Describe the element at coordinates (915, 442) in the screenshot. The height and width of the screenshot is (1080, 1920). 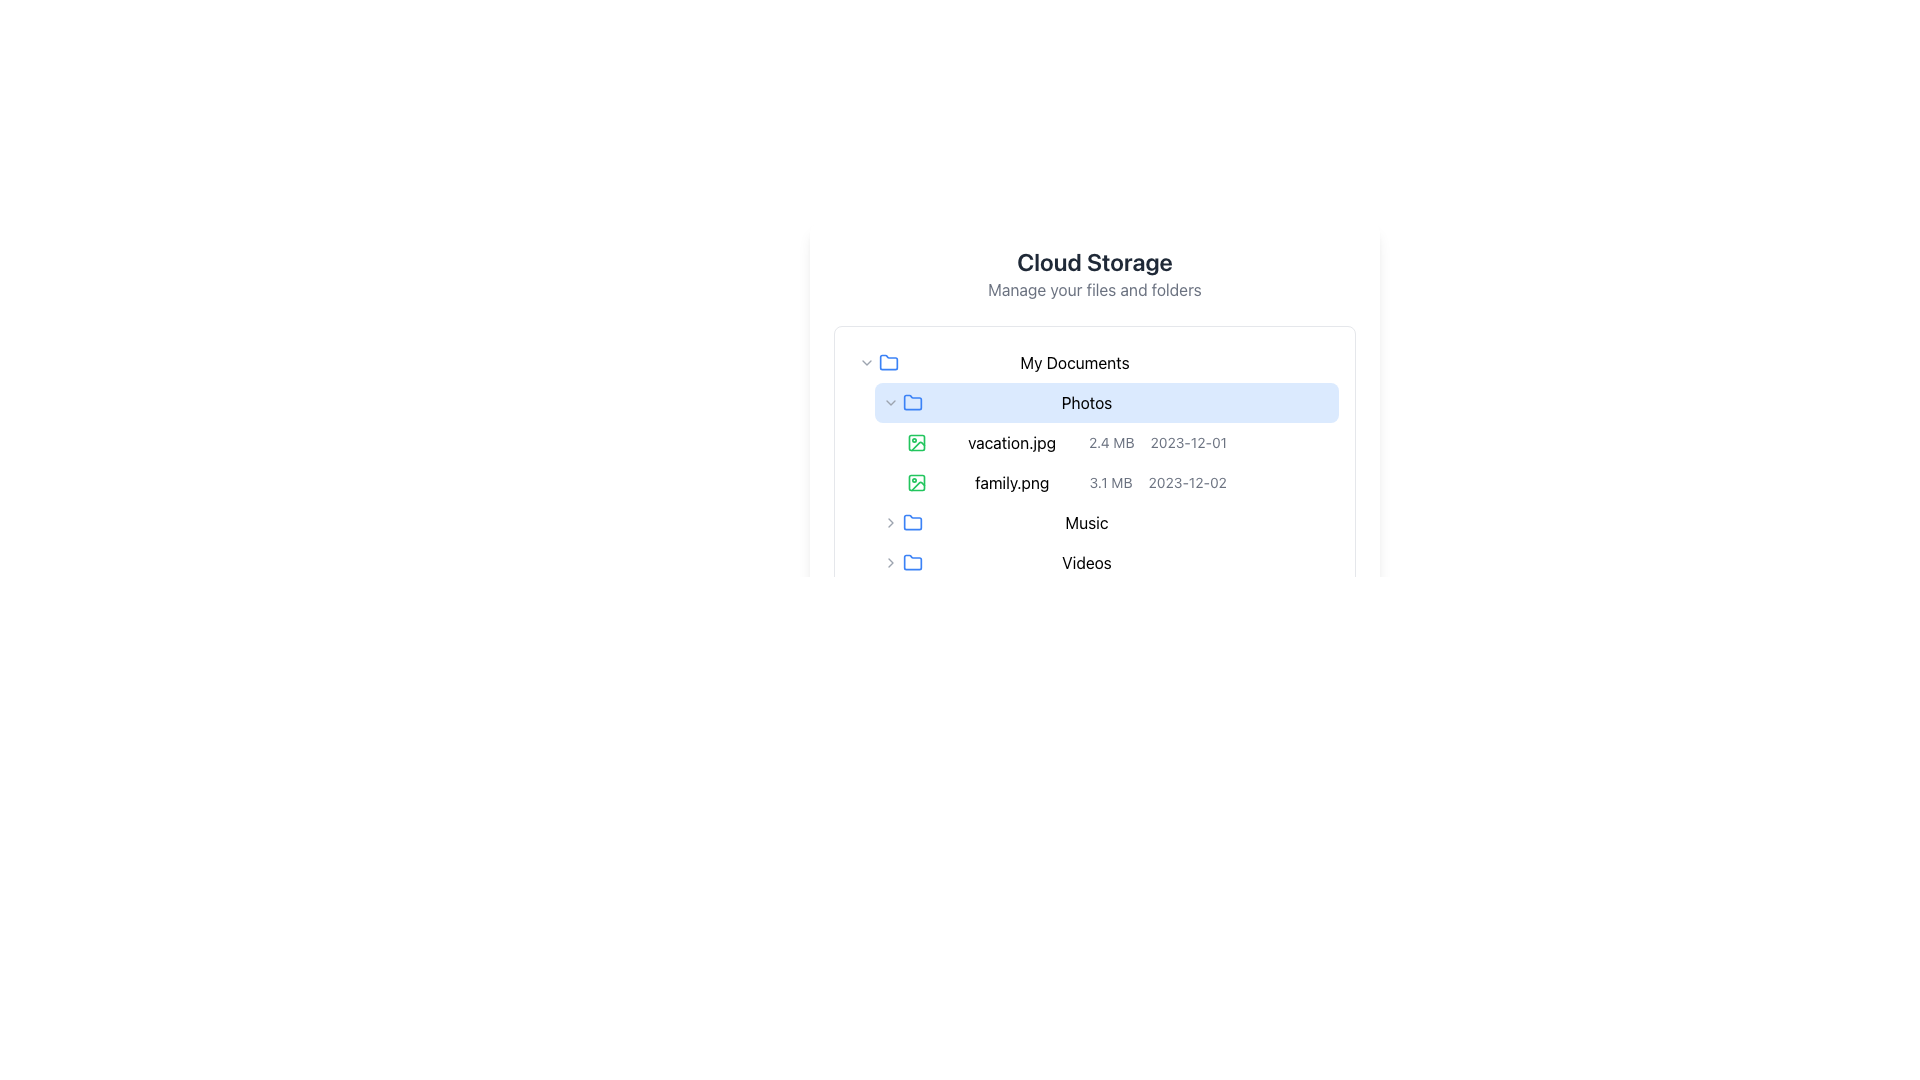
I see `the image icon with a green border that resembles a photograph, located to the left of 'vacation.jpg' in the 'Photos' folder section` at that location.